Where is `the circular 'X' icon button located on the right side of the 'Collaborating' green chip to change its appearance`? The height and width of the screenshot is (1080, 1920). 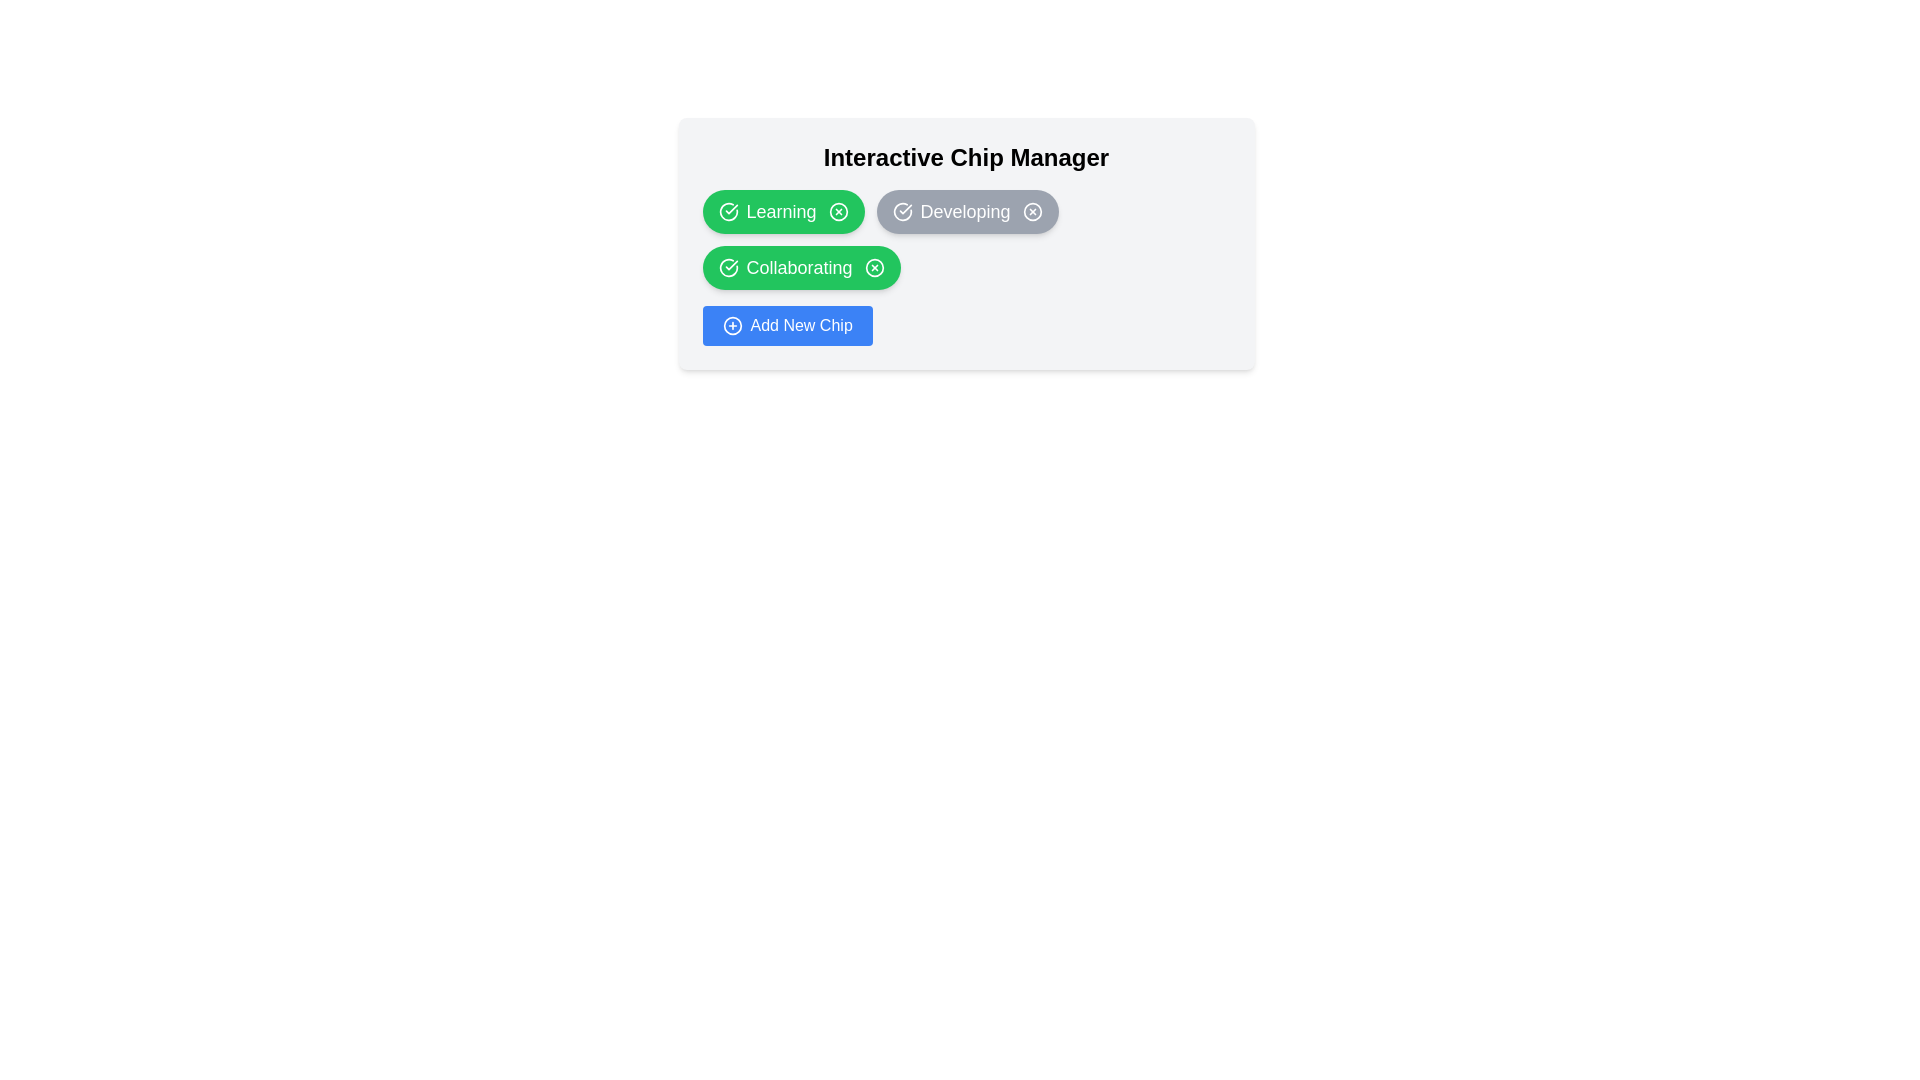 the circular 'X' icon button located on the right side of the 'Collaborating' green chip to change its appearance is located at coordinates (874, 266).